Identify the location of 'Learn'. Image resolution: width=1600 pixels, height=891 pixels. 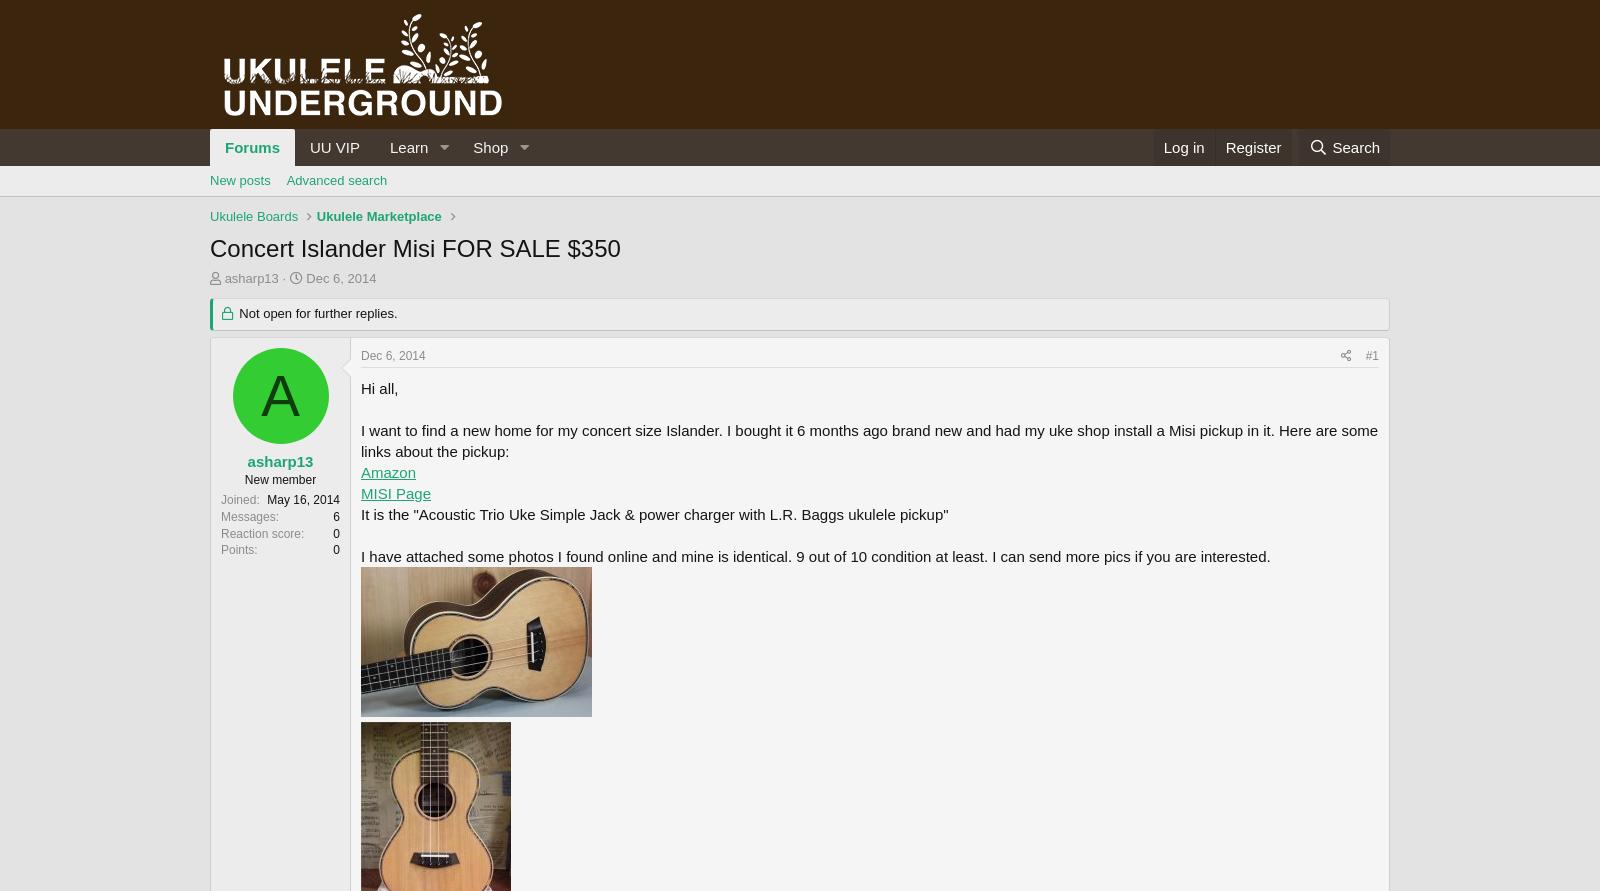
(407, 146).